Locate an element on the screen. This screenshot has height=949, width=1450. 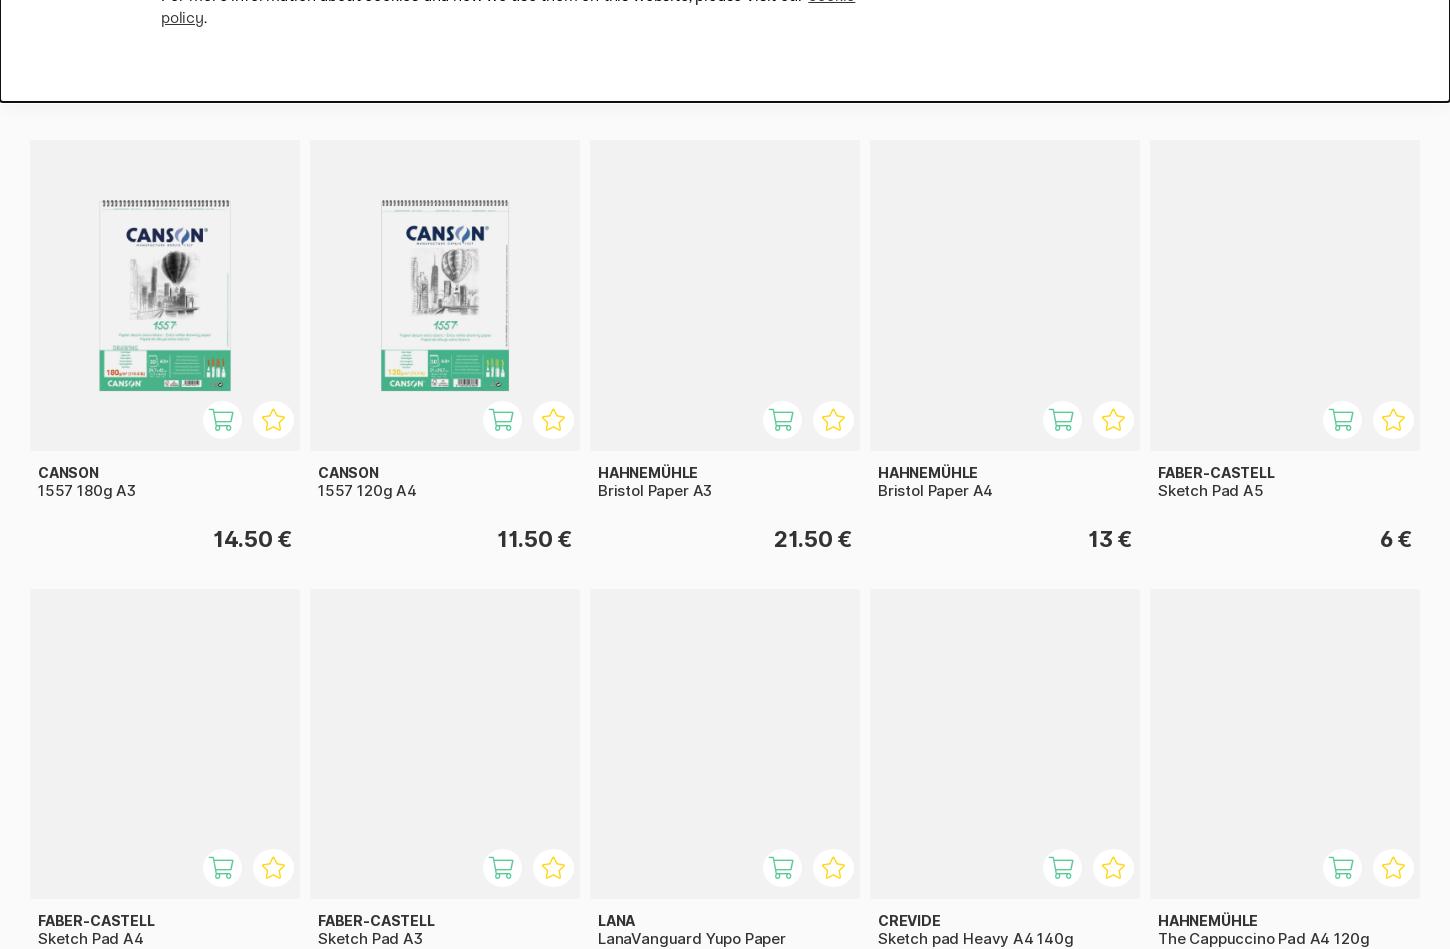
'Sketch pad Heavy A4 140g' is located at coordinates (975, 937).